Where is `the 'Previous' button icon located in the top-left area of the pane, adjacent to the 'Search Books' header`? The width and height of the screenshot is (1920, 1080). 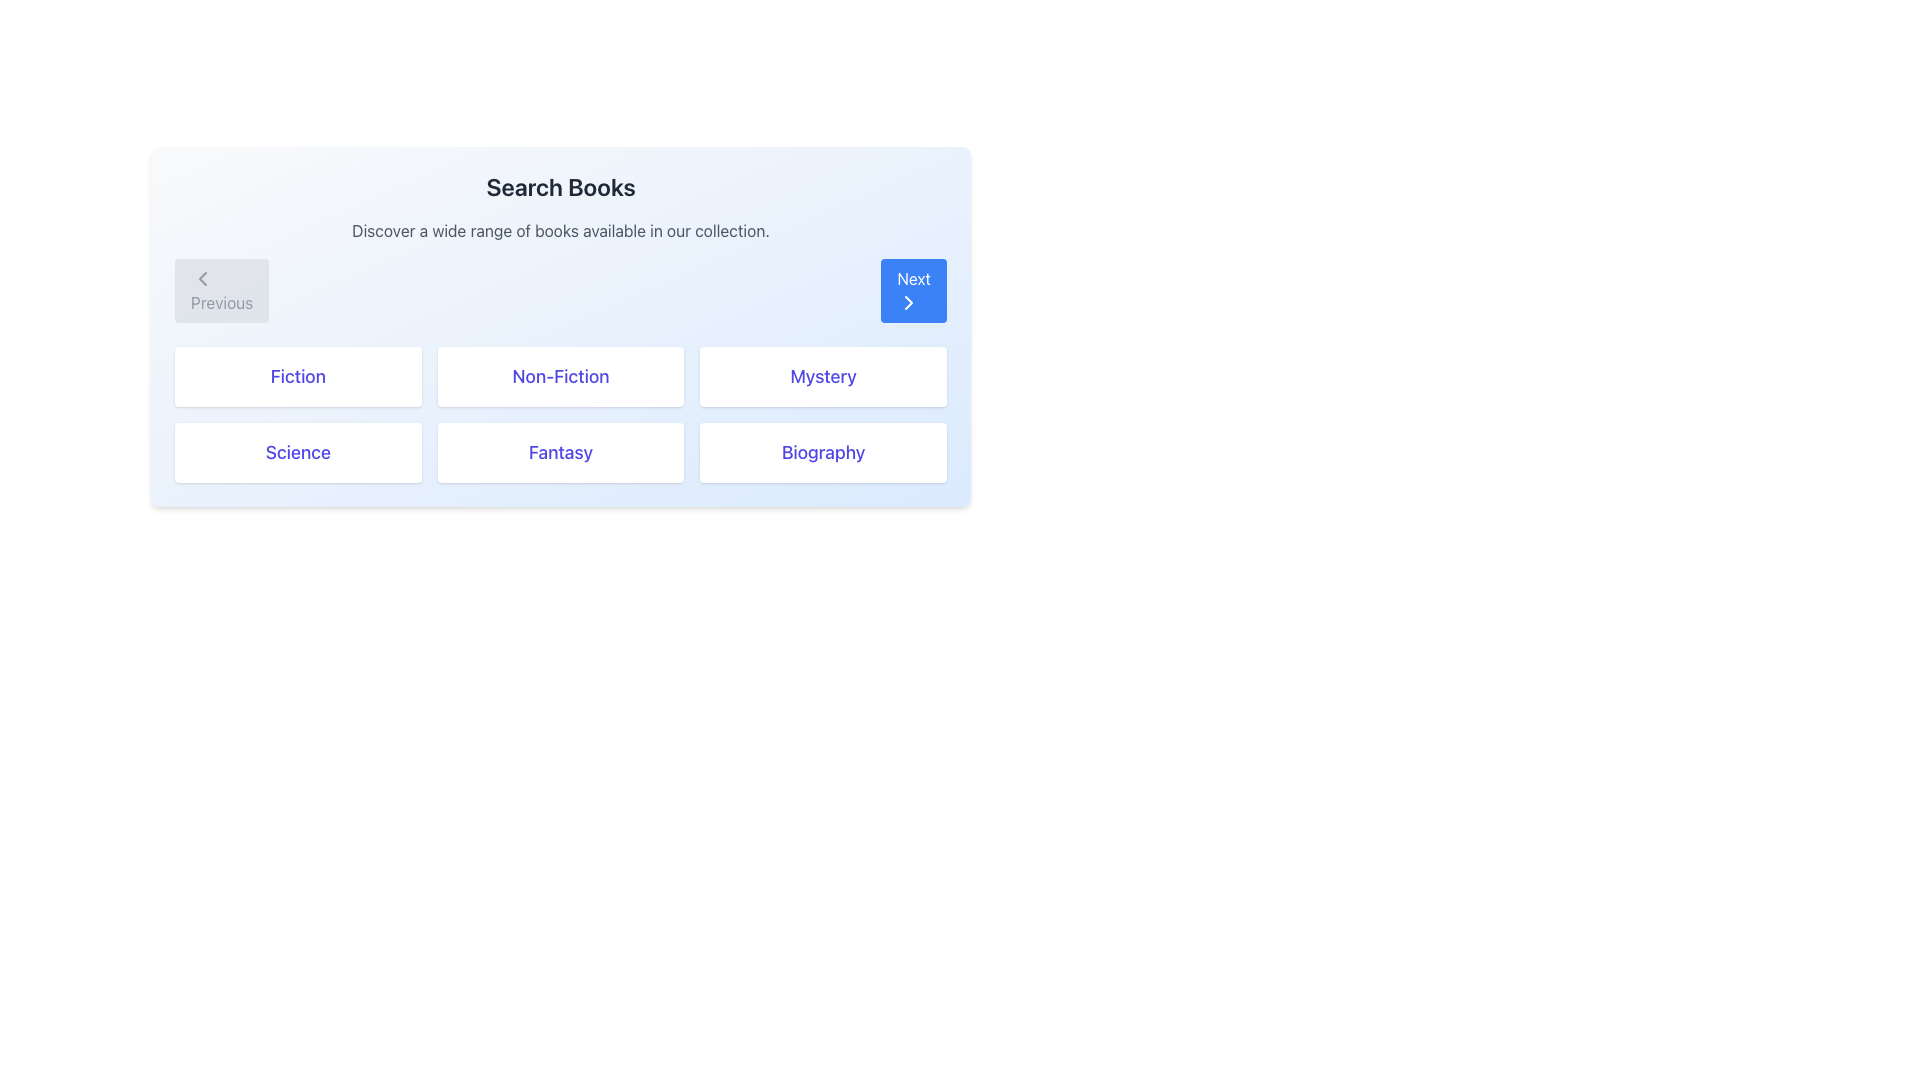 the 'Previous' button icon located in the top-left area of the pane, adjacent to the 'Search Books' header is located at coordinates (202, 278).